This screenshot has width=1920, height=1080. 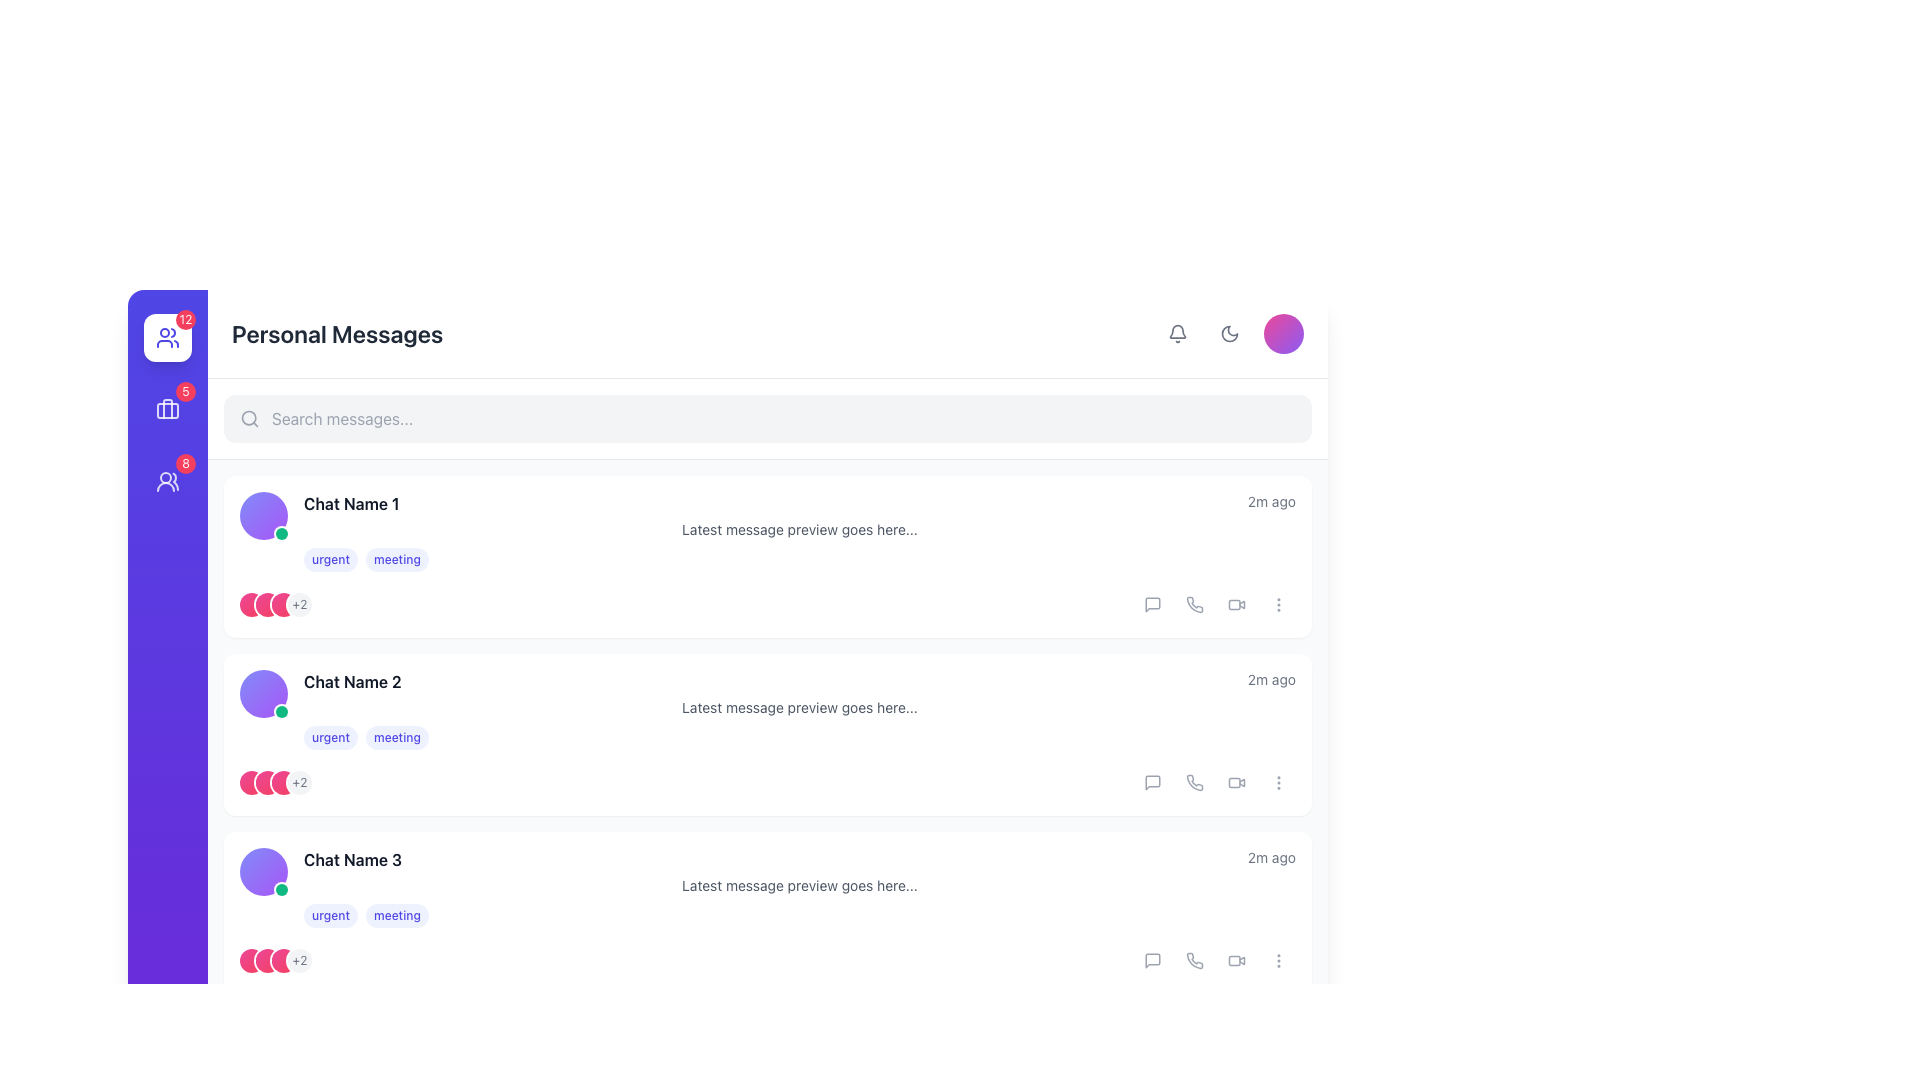 What do you see at coordinates (800, 531) in the screenshot?
I see `the first chat entry in the 'Personal Messages' section` at bounding box center [800, 531].